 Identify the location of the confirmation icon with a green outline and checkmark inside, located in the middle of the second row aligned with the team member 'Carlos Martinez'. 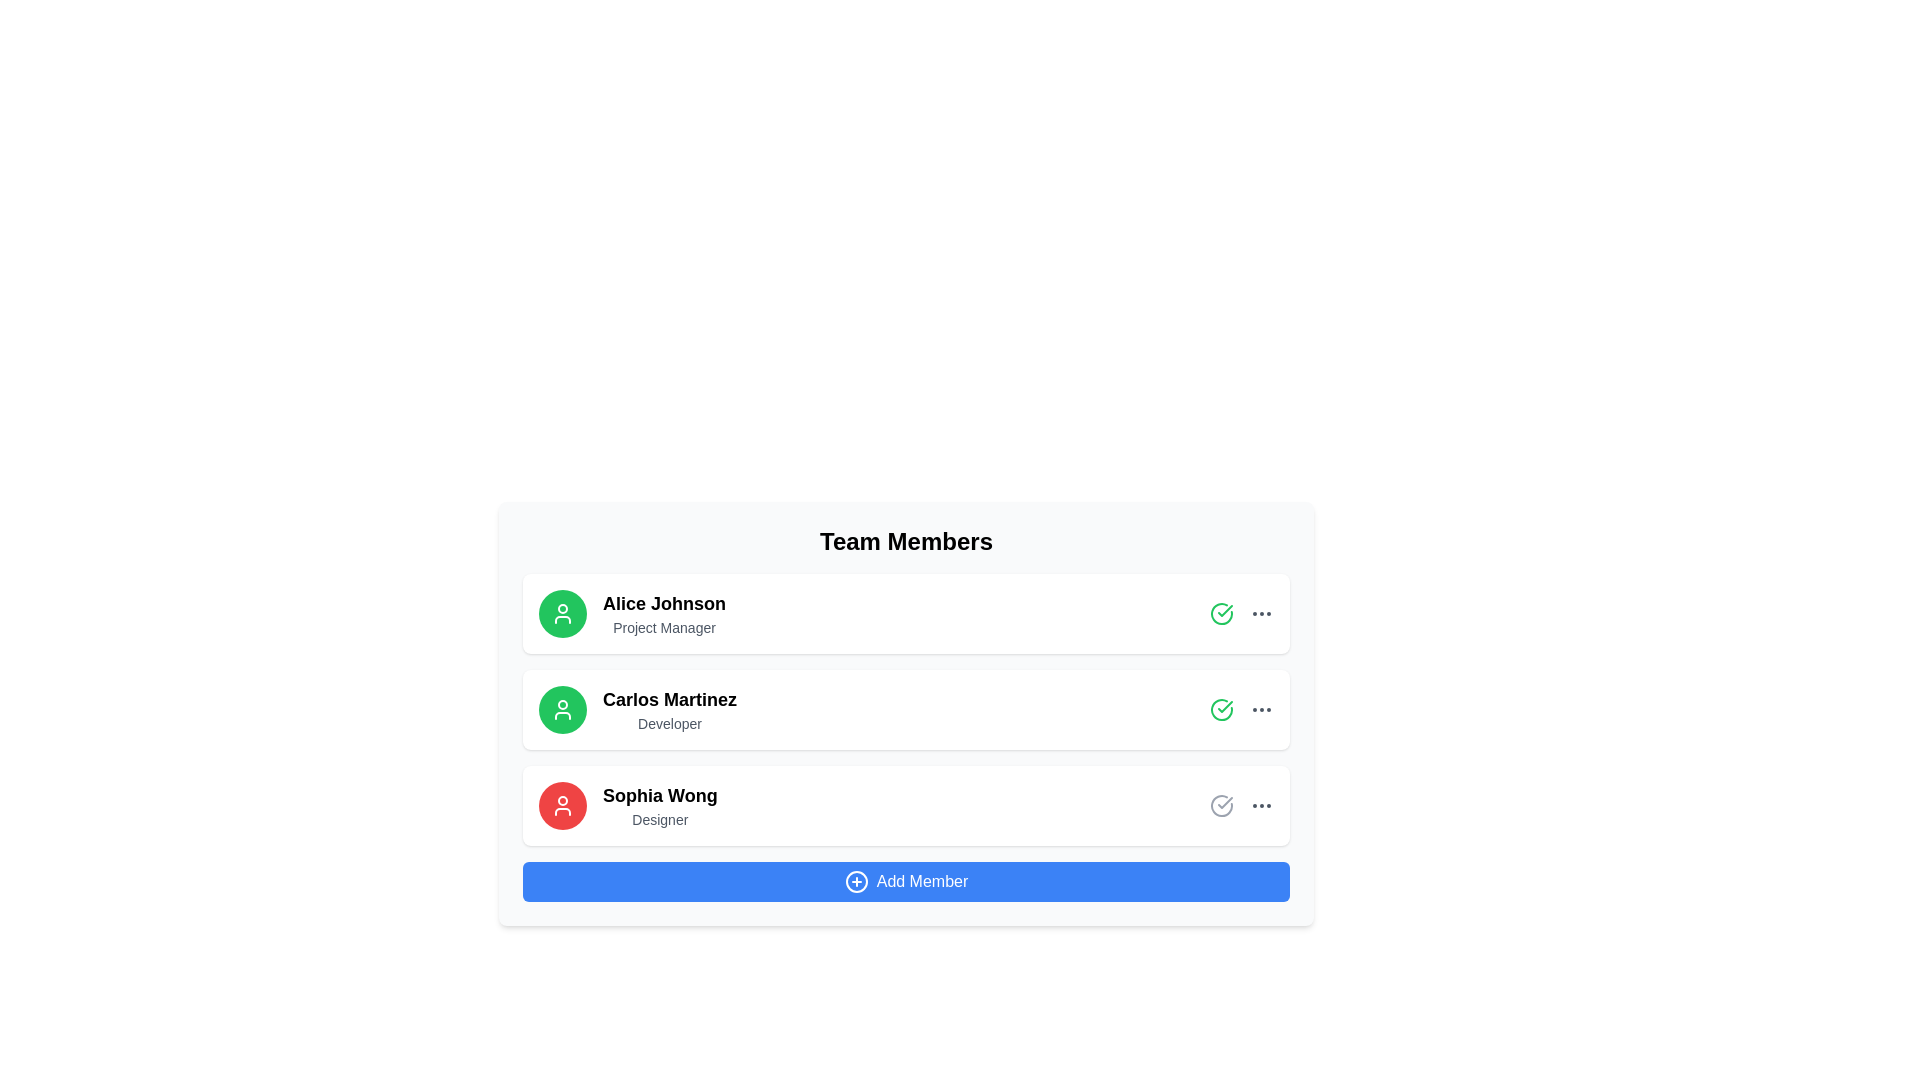
(1221, 612).